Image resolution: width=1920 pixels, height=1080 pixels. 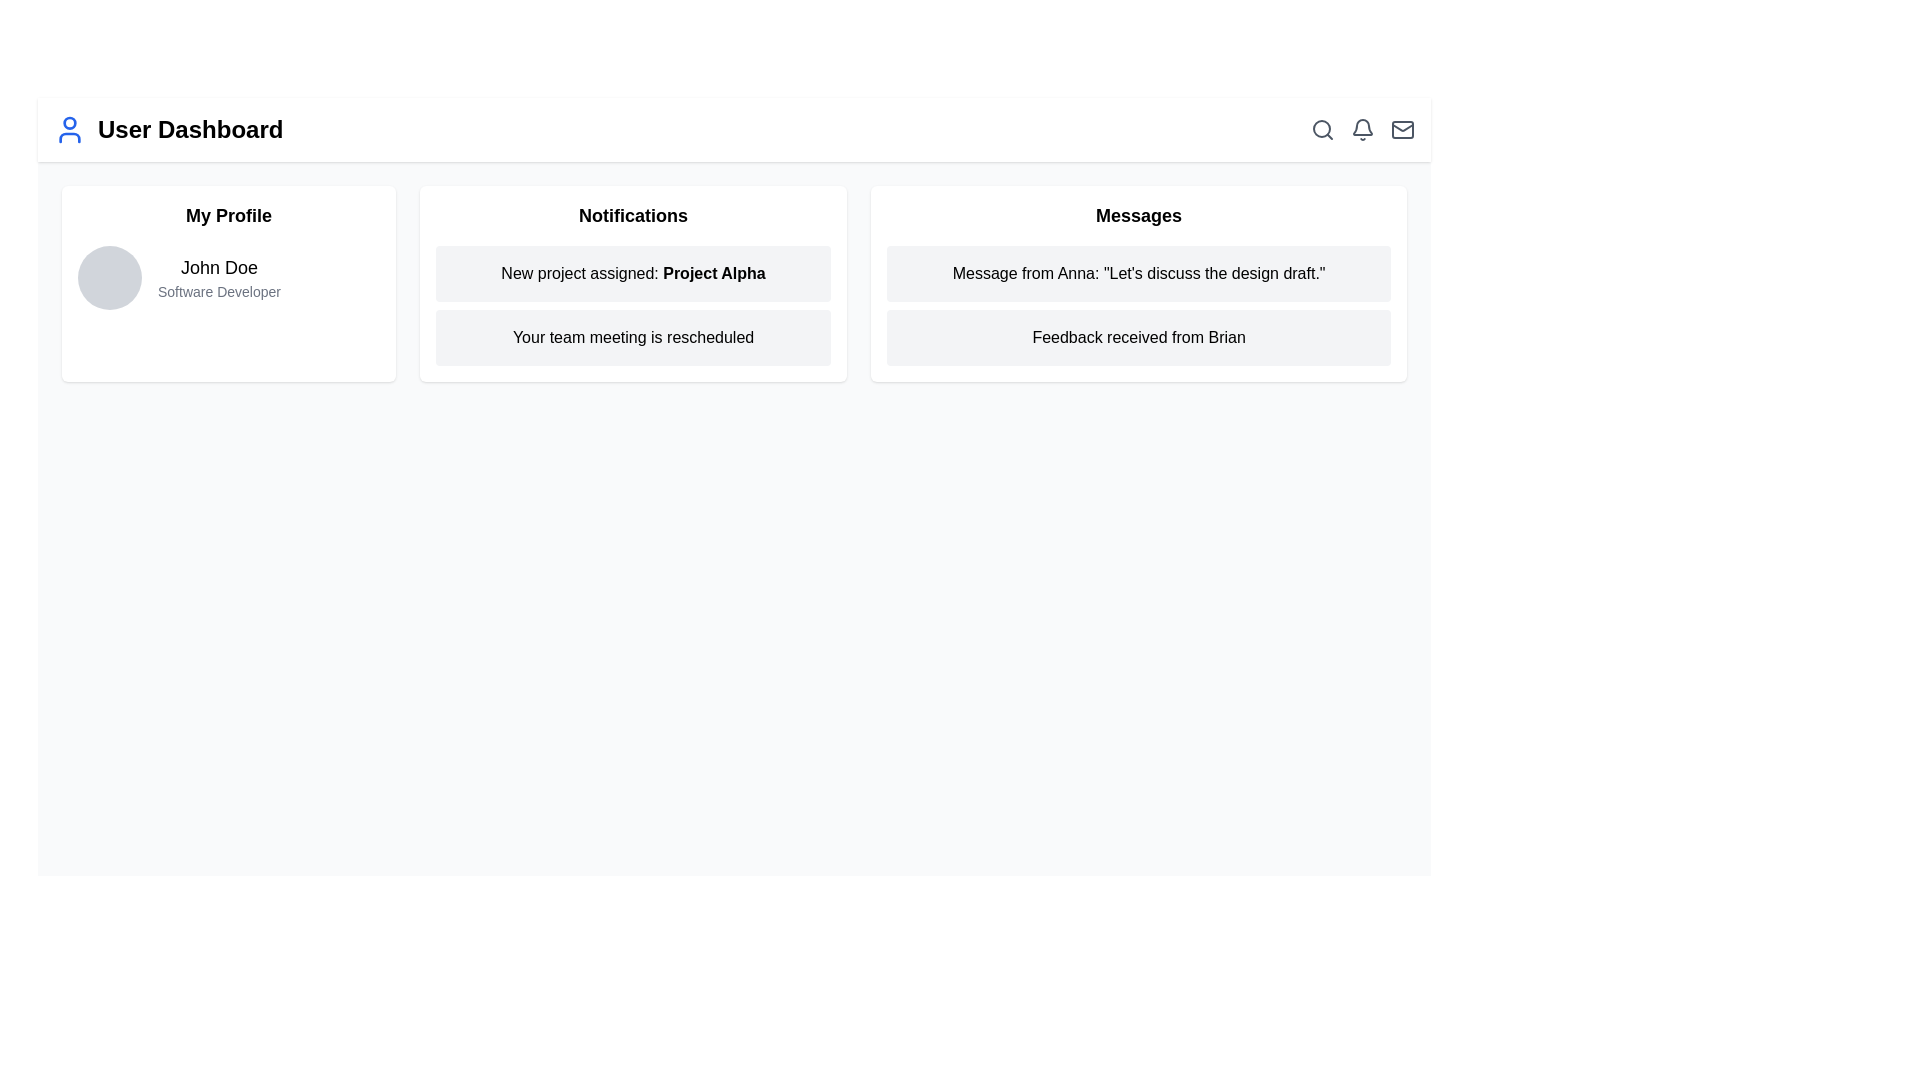 I want to click on over the header bar element located at the top of the interface, which includes the 'User Dashboard' text and three interactive icons on the right, so click(x=733, y=130).